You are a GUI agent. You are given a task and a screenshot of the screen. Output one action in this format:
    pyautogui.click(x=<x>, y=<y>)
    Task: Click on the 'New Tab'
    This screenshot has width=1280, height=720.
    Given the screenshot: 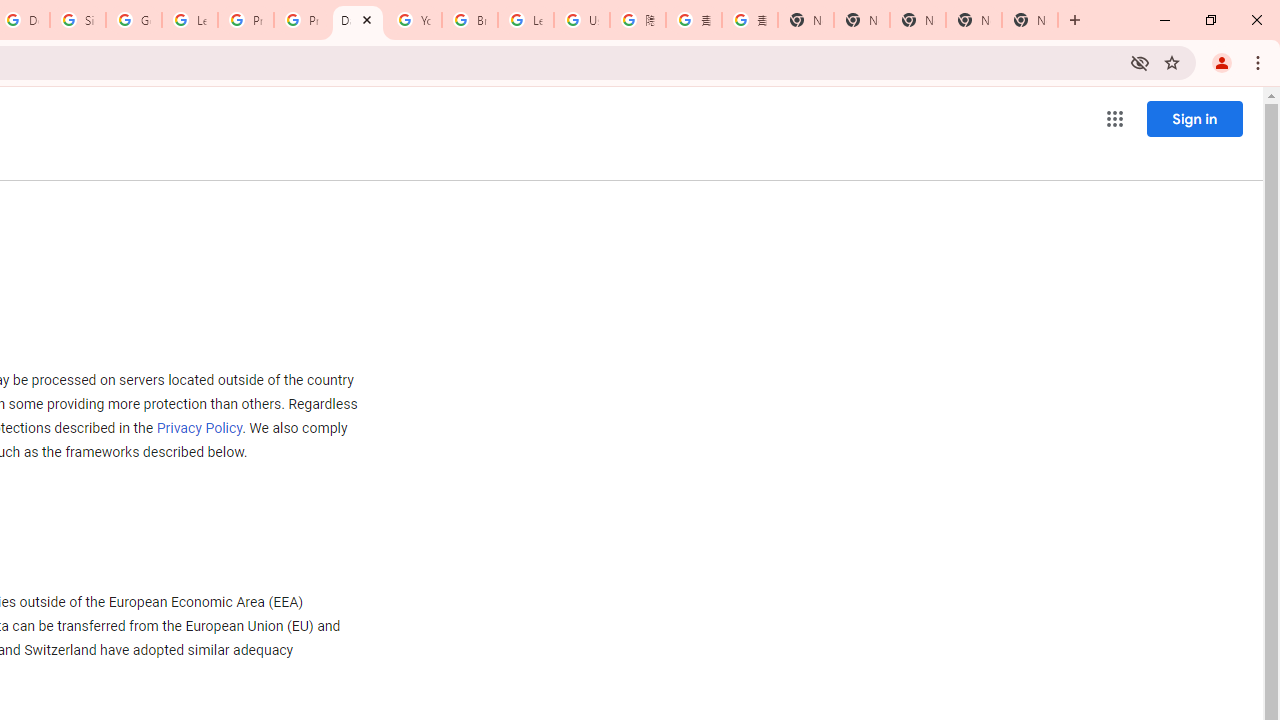 What is the action you would take?
    pyautogui.click(x=1030, y=20)
    